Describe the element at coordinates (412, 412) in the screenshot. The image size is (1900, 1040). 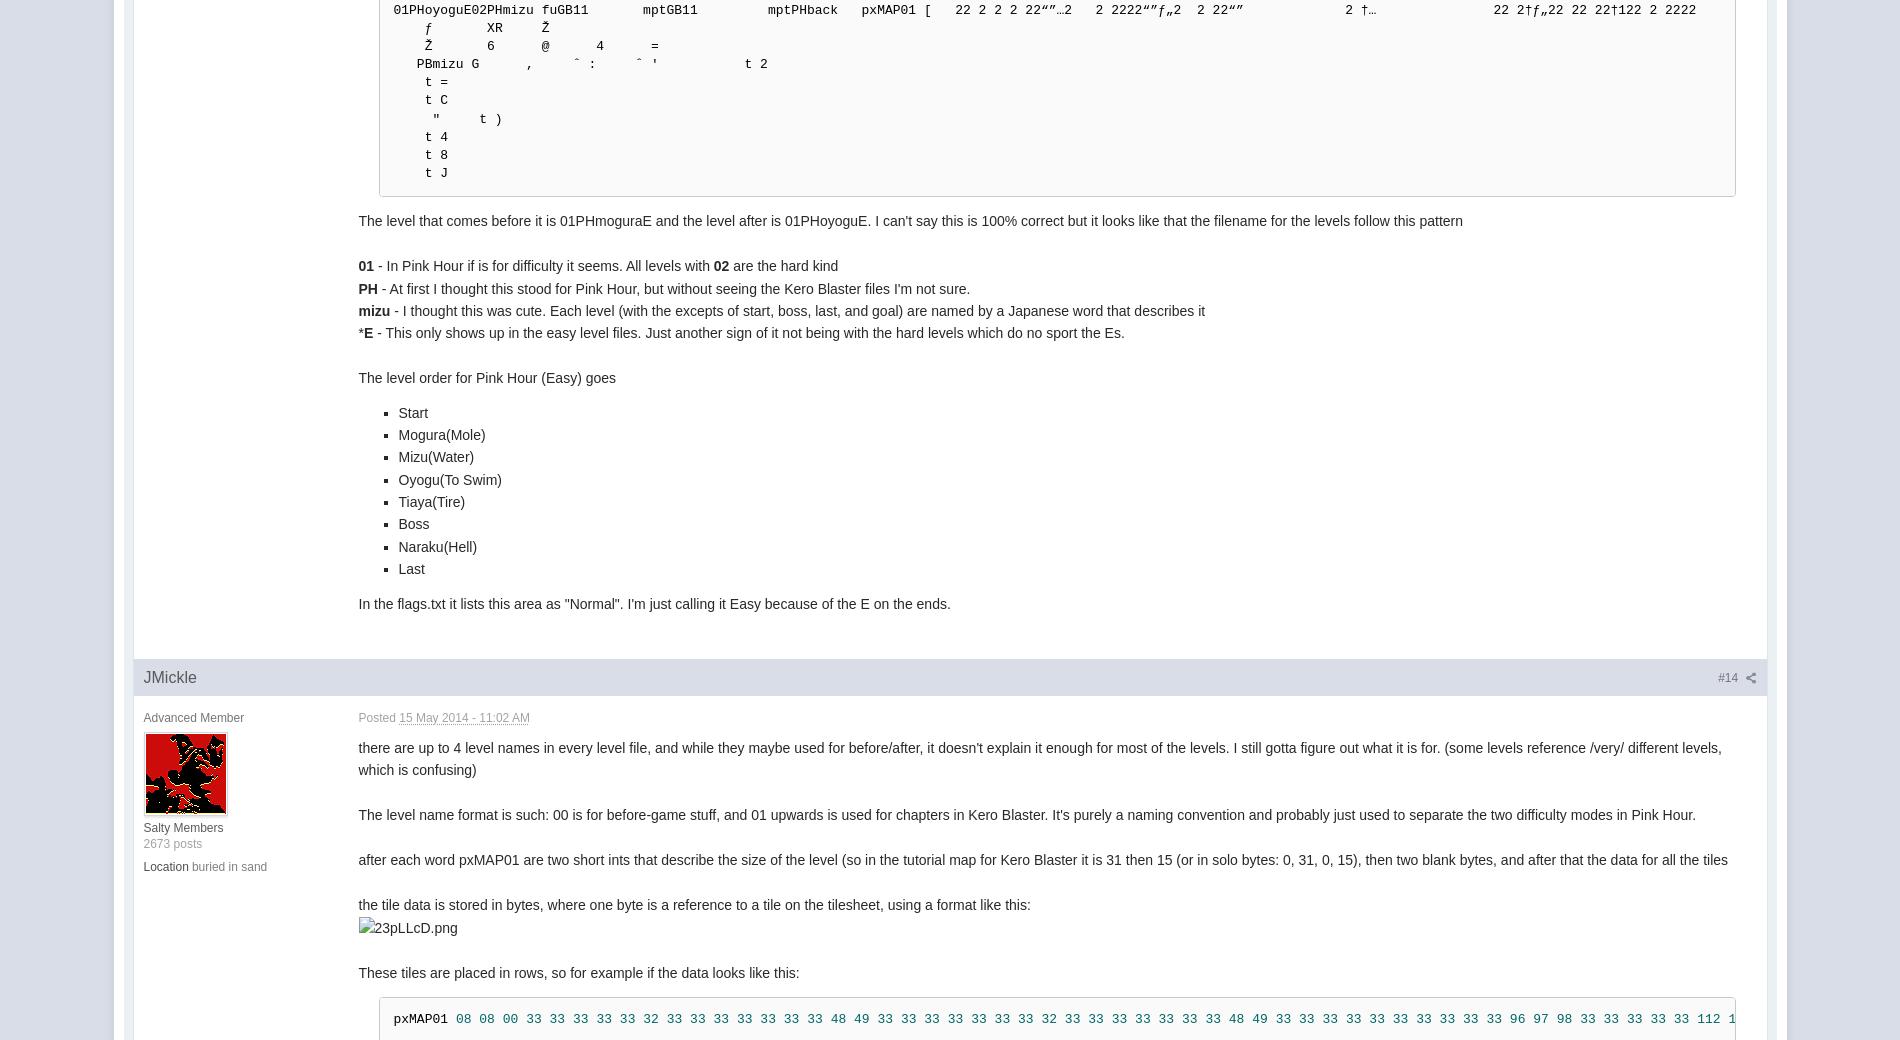
I see `'Start'` at that location.